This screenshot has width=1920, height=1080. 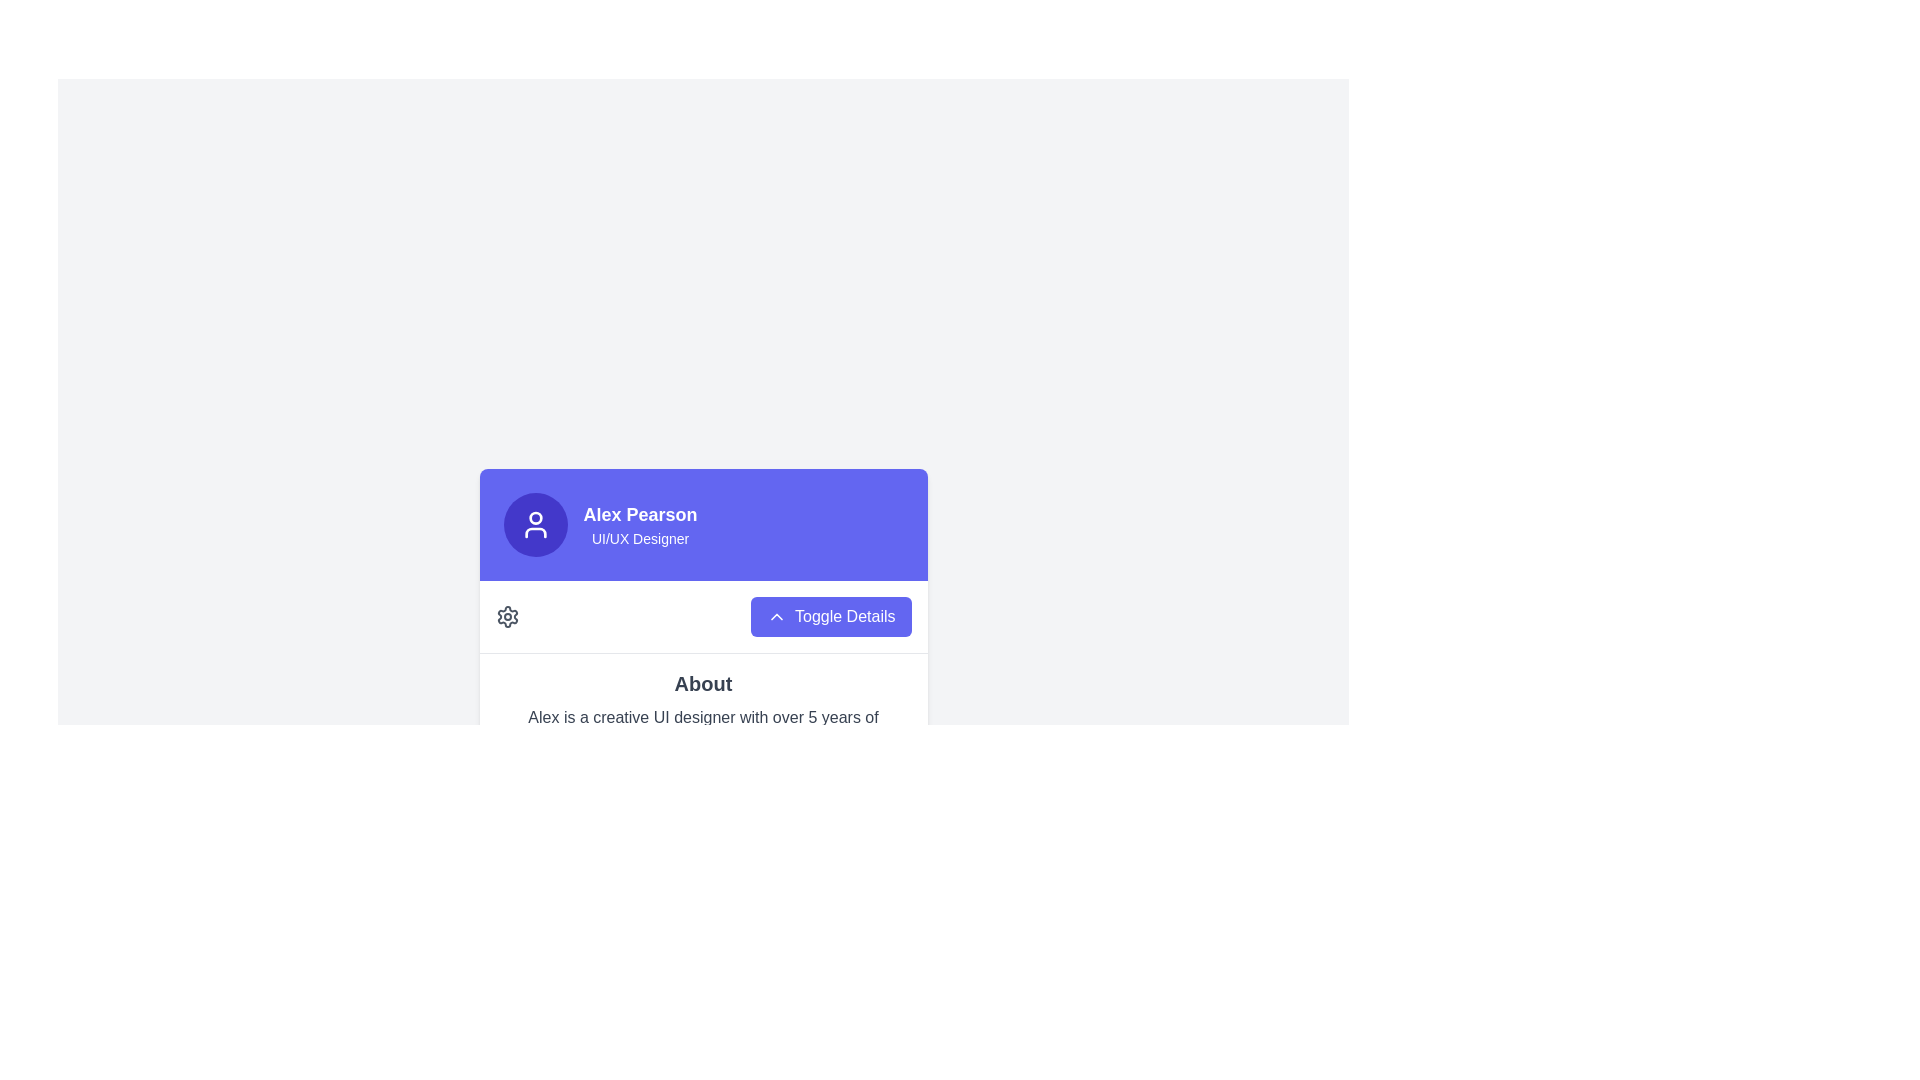 I want to click on the circular icon with a purple background and a white user profile silhouette, positioned before the text 'Alex Pearson', which indicates the user profile, so click(x=535, y=523).